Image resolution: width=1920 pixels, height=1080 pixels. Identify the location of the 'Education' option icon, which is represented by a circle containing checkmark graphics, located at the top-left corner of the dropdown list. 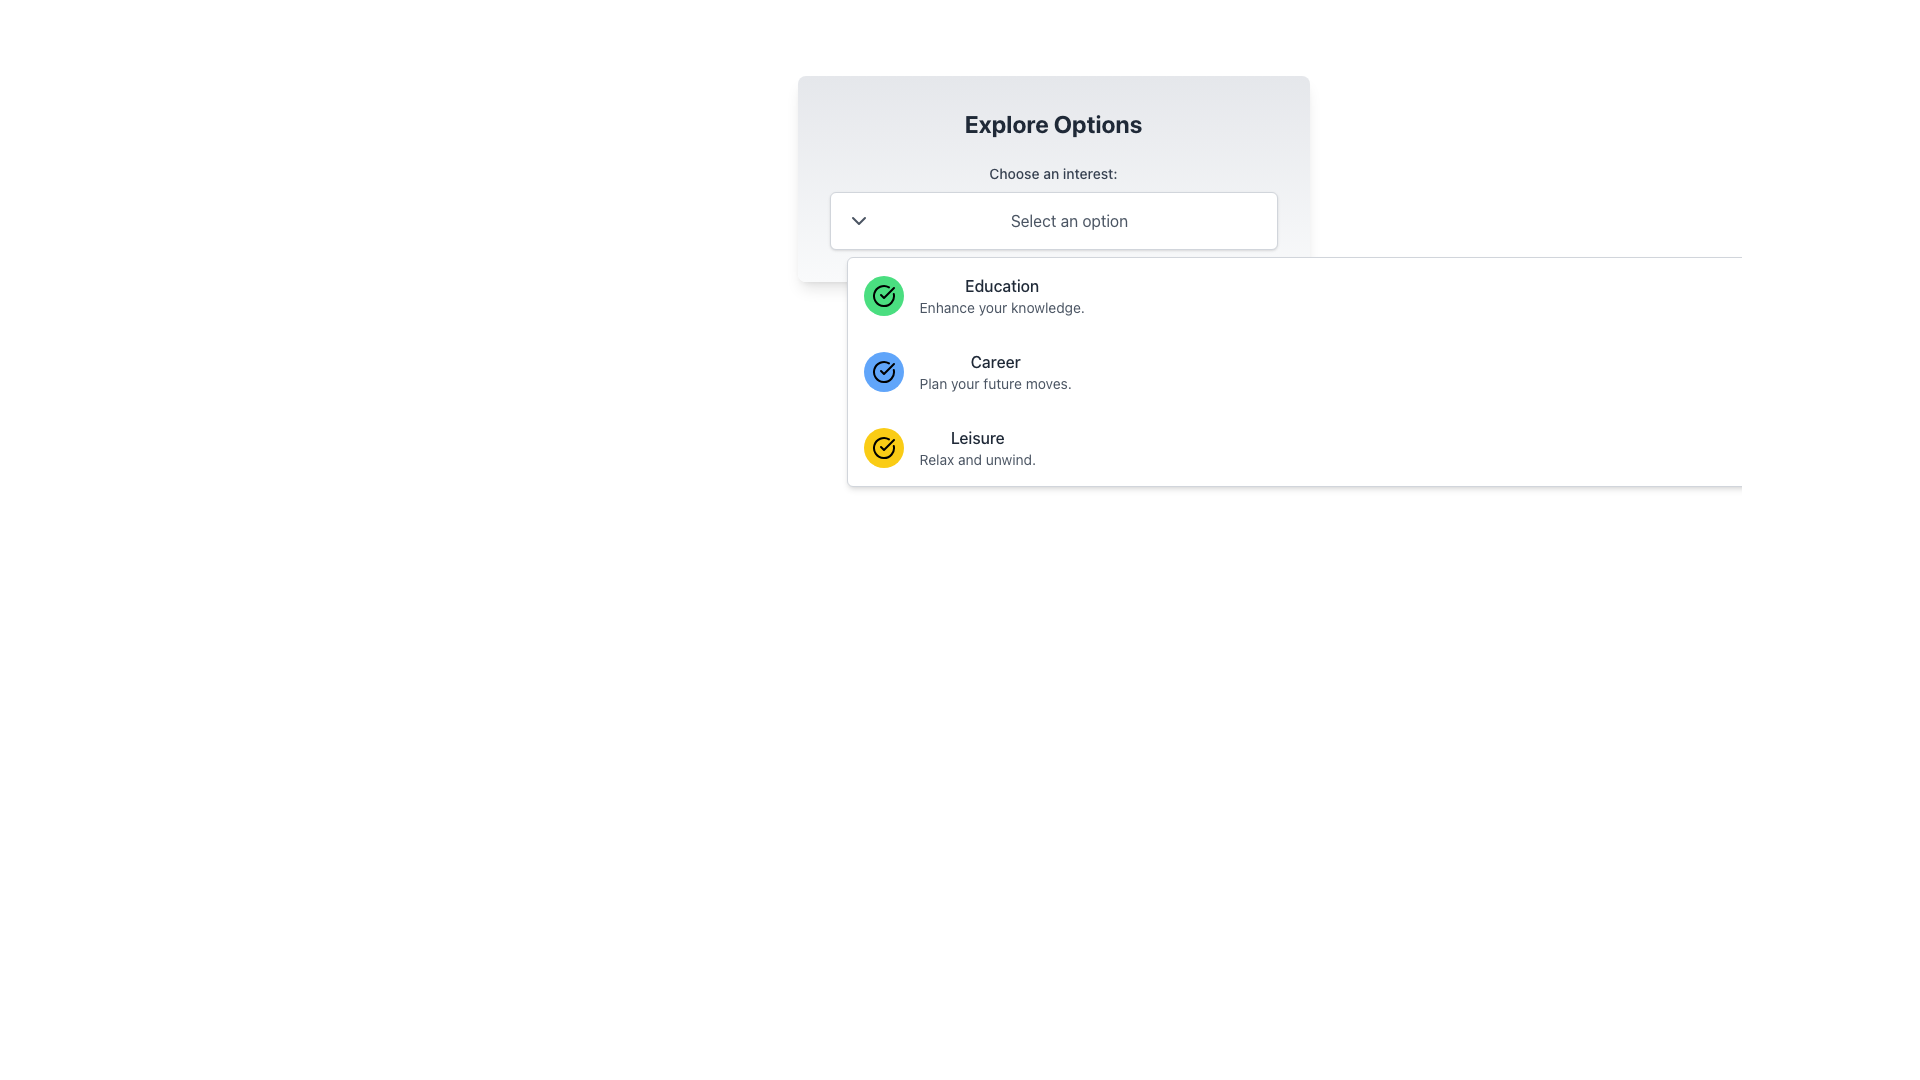
(886, 443).